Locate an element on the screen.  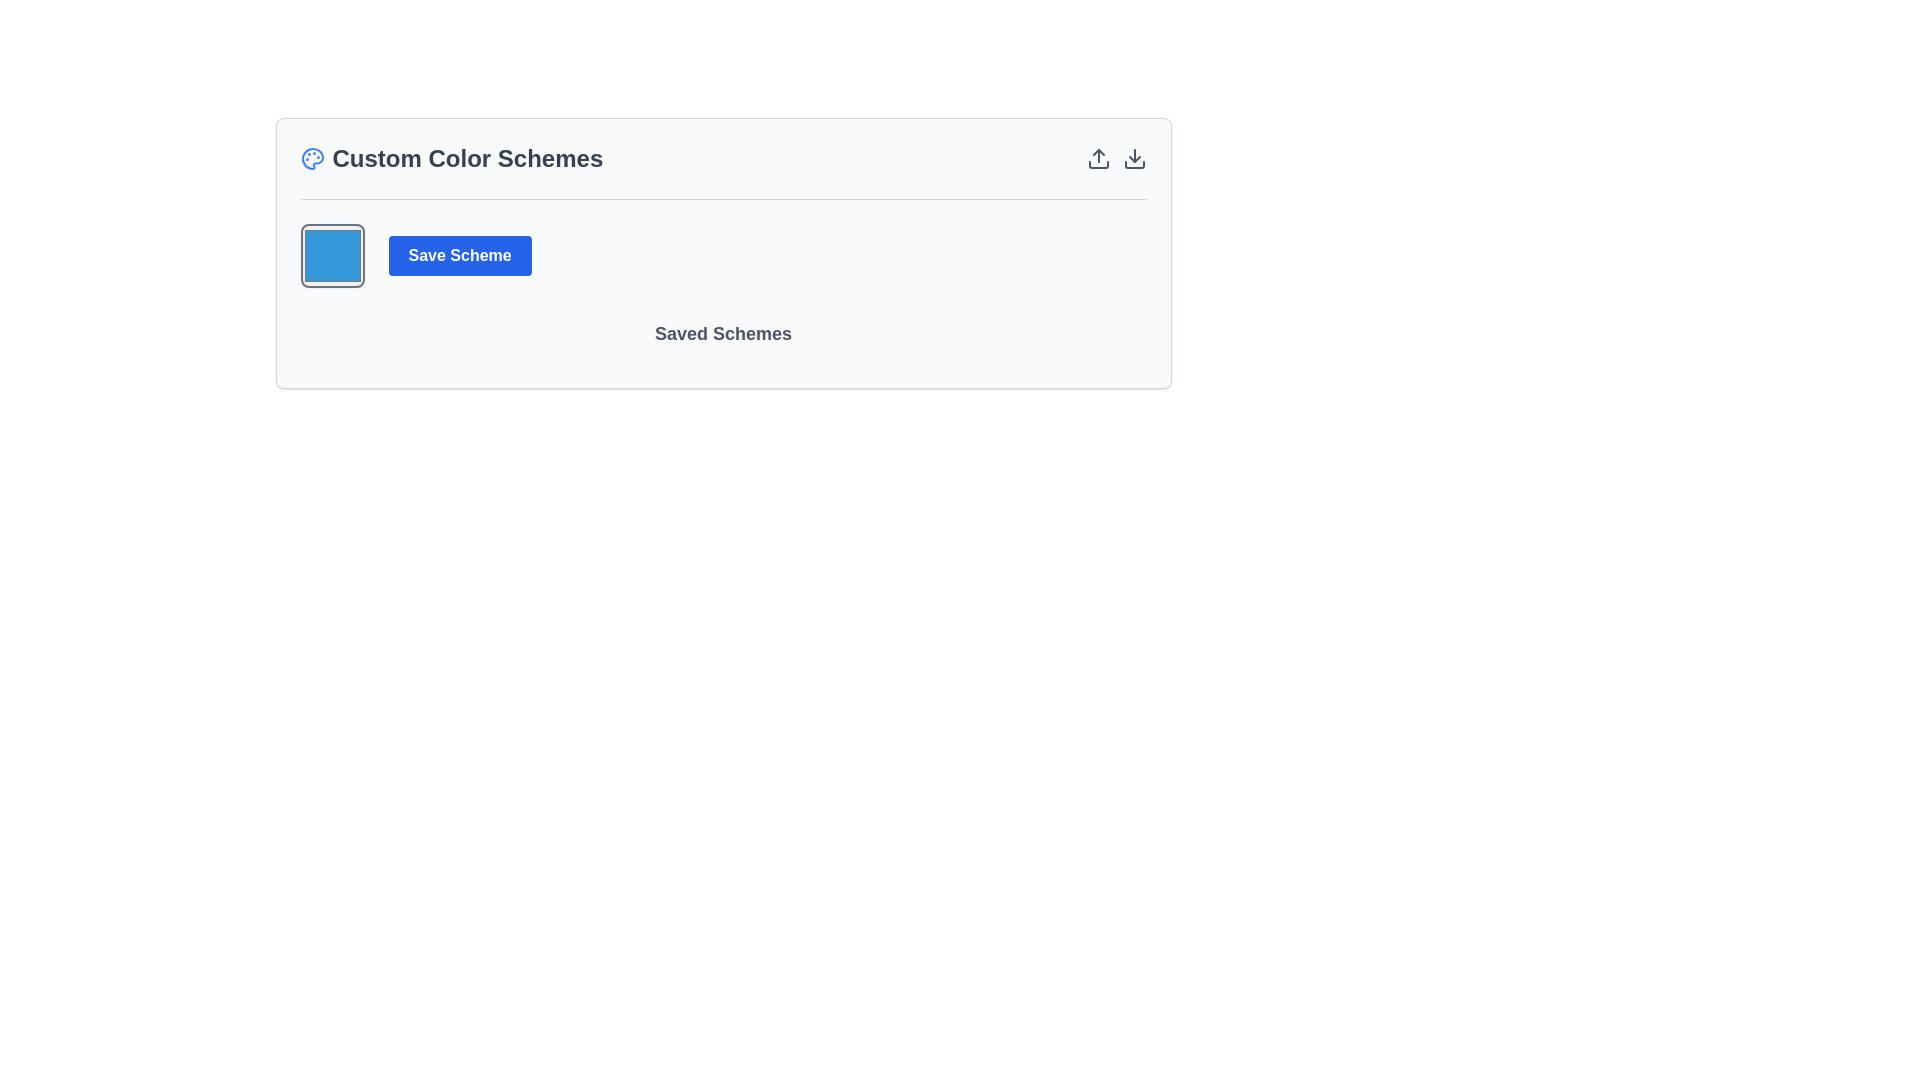
the download icon located at the top-right corner of the interface panel for 'Custom Color Schemes', which features rounded shapes forming a rectangle with a gap at the bottom is located at coordinates (1134, 164).